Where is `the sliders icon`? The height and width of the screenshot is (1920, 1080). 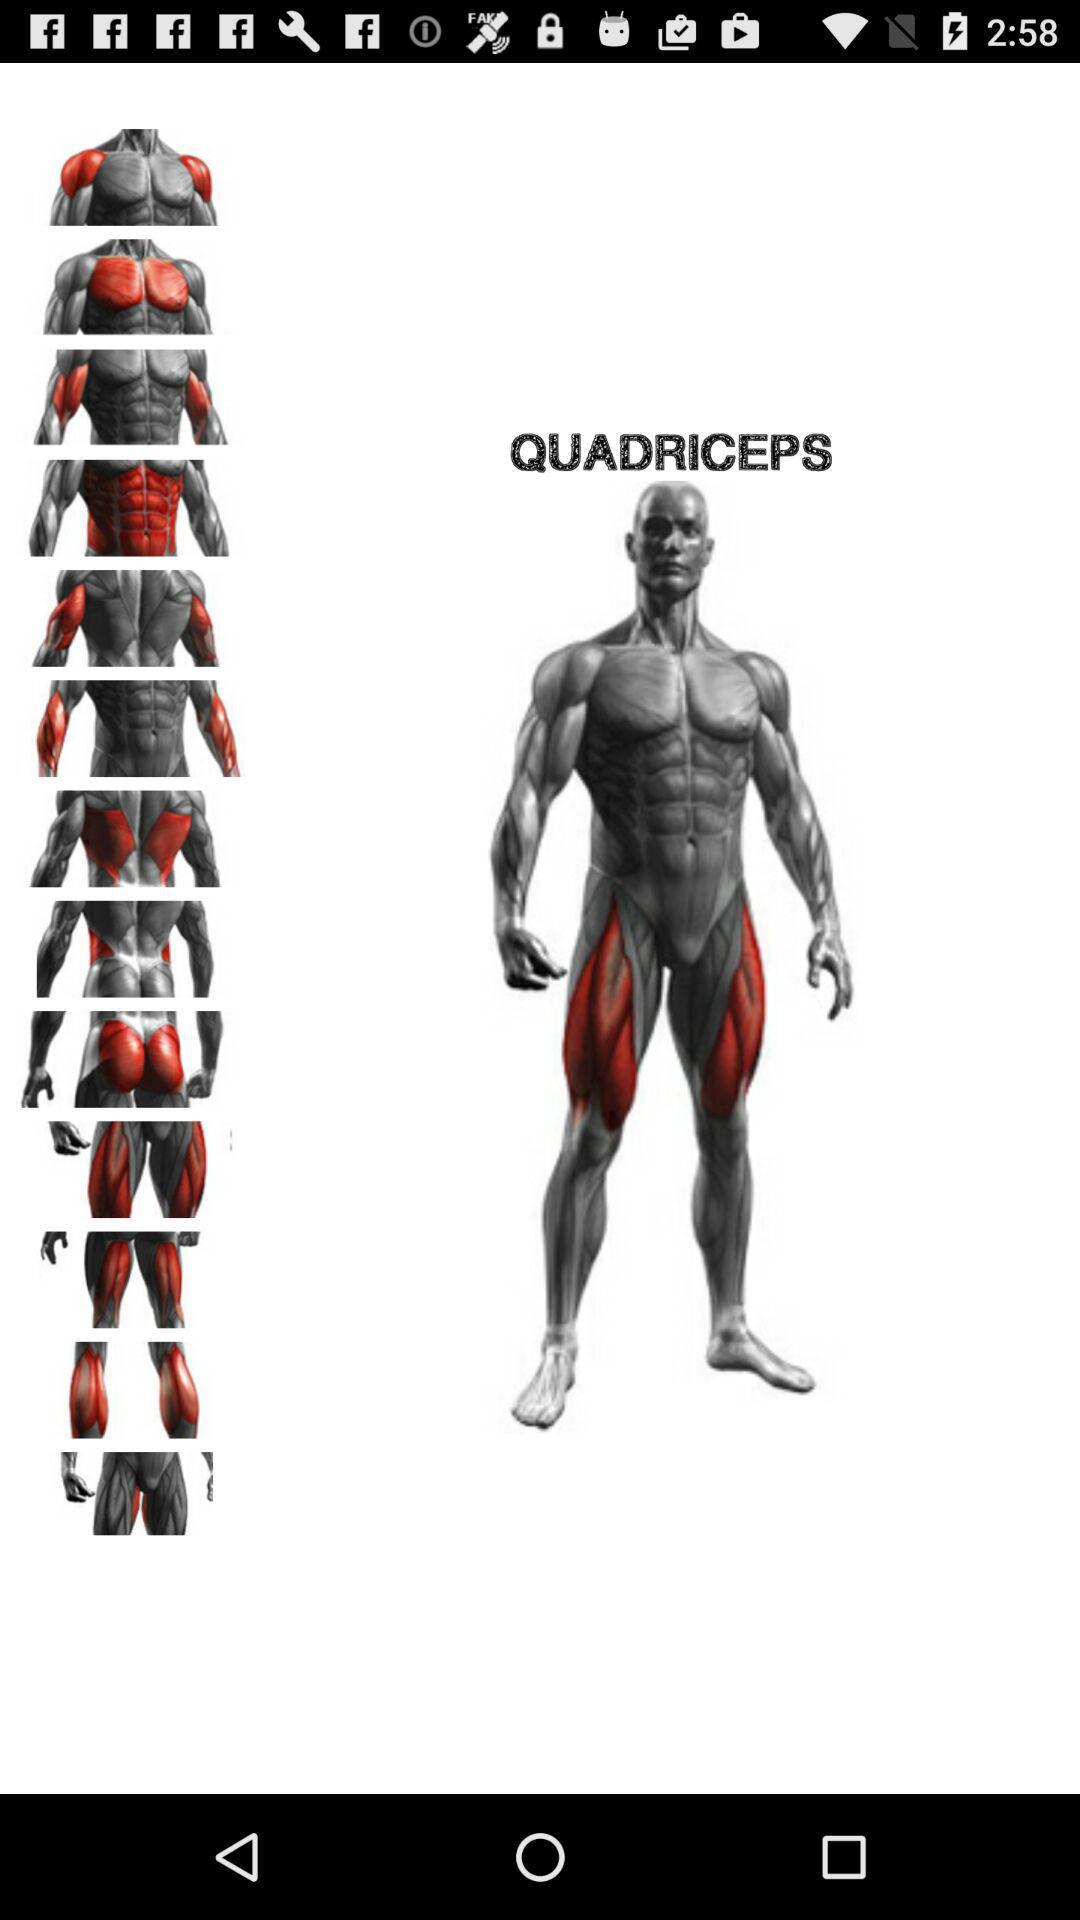 the sliders icon is located at coordinates (131, 1597).